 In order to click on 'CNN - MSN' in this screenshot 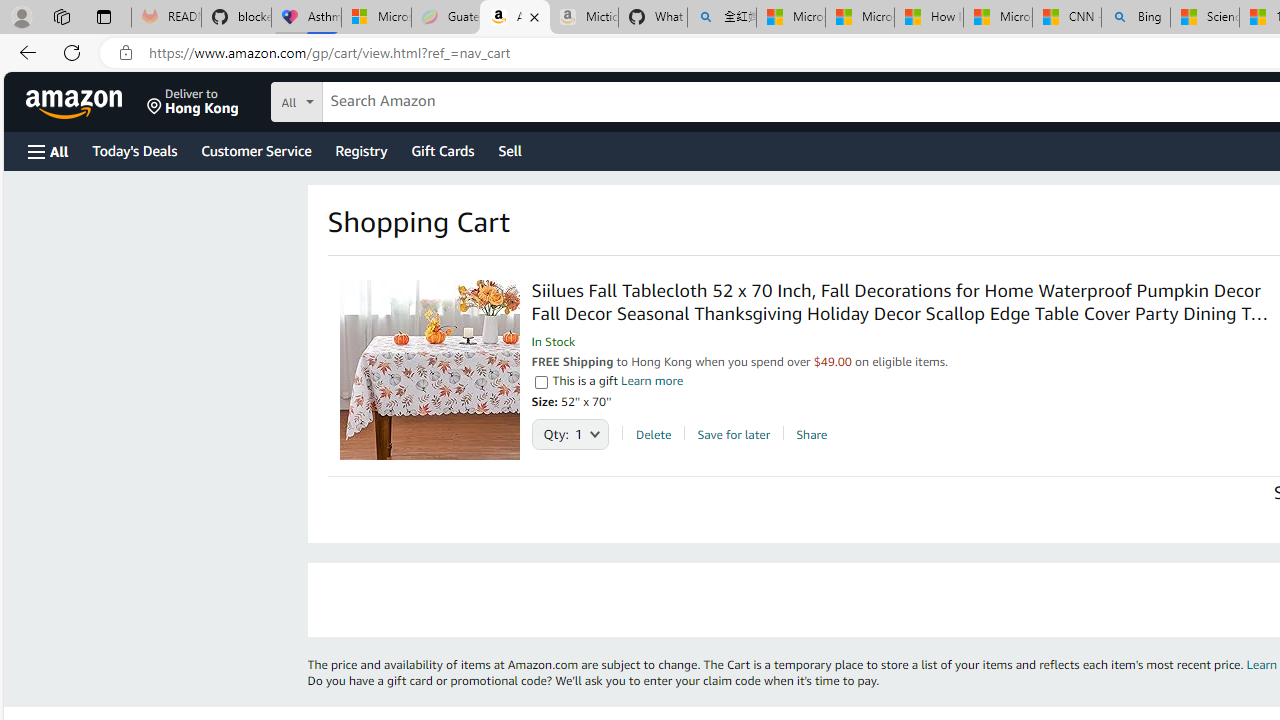, I will do `click(1065, 17)`.